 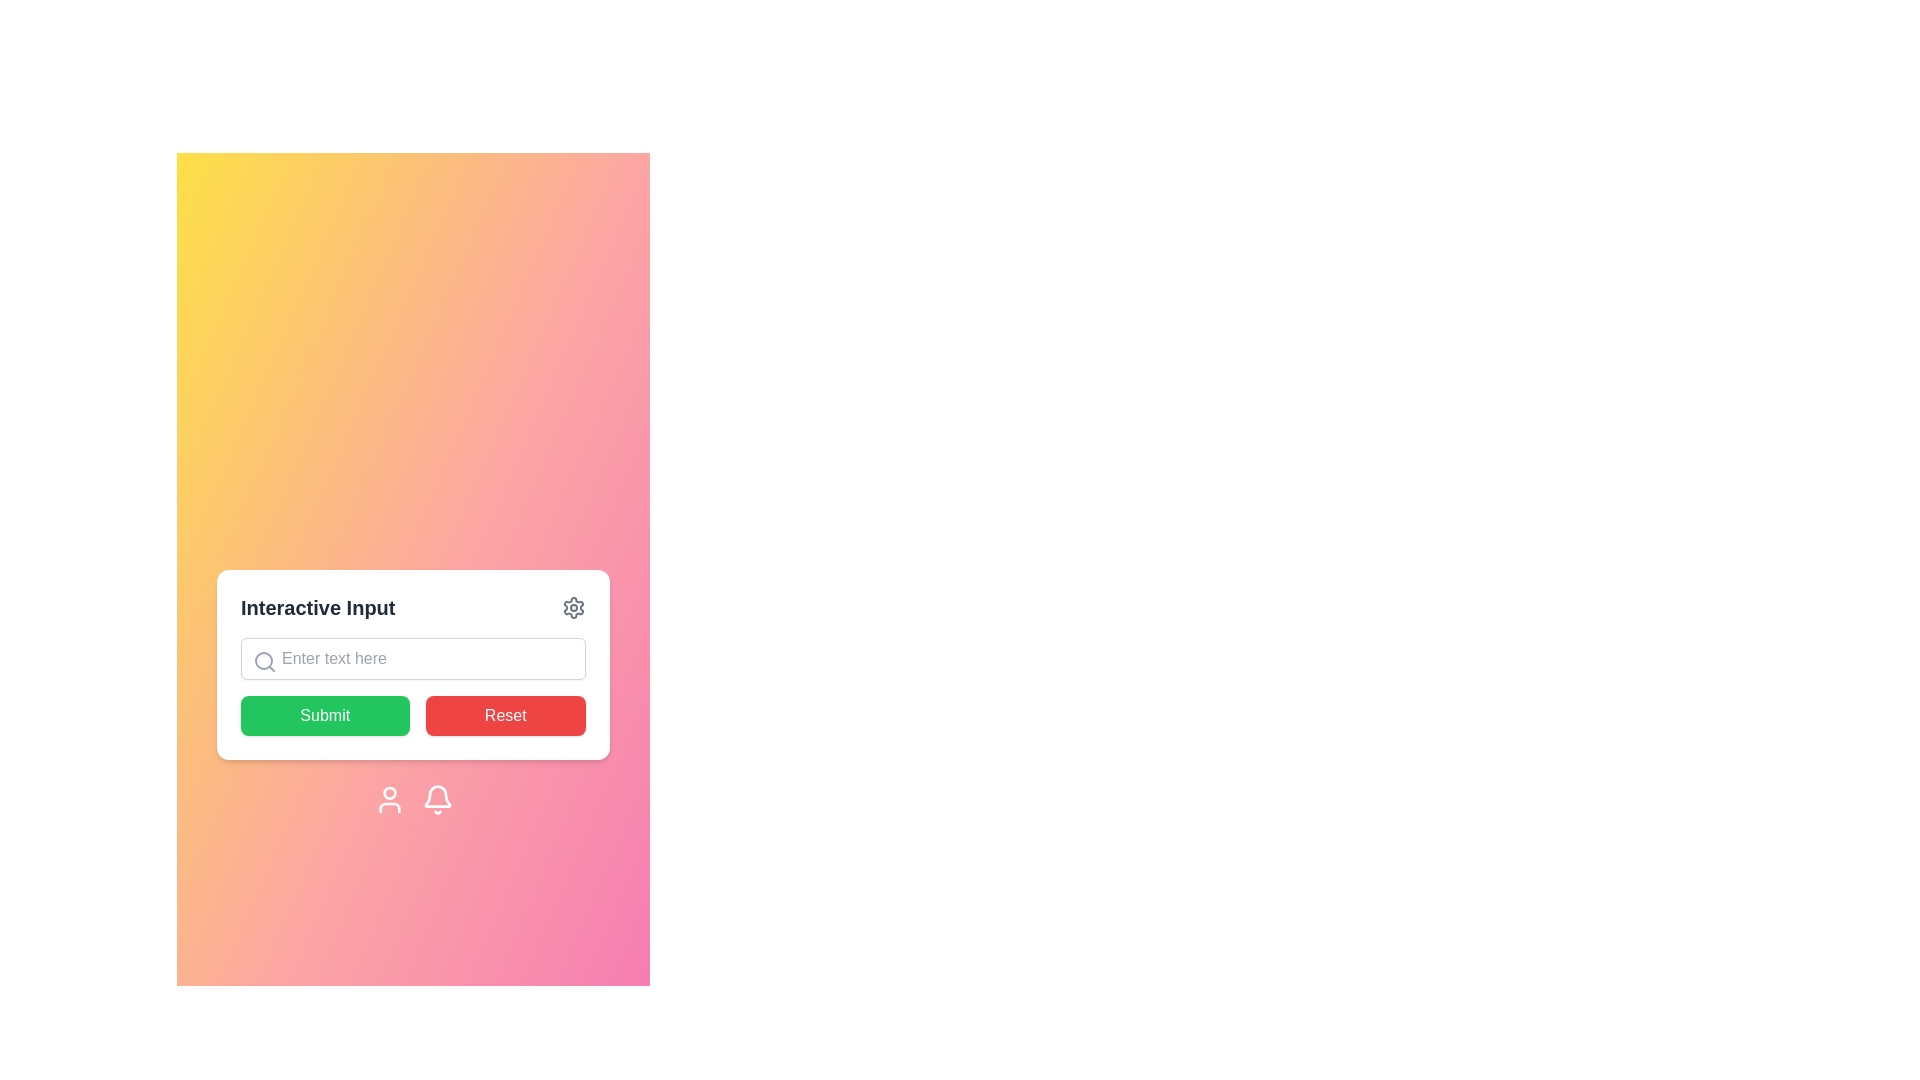 I want to click on the small, circular gray magnifying glass icon located at the far-left side of the input field, so click(x=263, y=662).